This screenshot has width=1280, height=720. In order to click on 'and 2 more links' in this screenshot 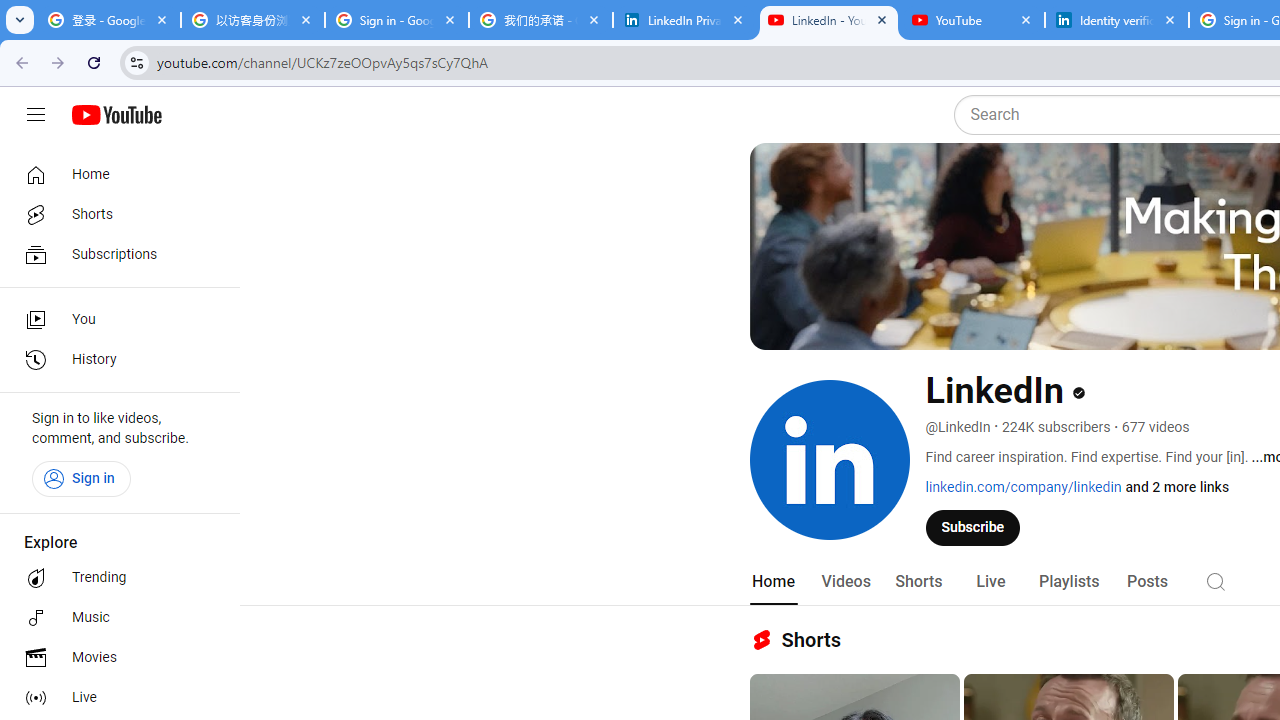, I will do `click(1177, 487)`.